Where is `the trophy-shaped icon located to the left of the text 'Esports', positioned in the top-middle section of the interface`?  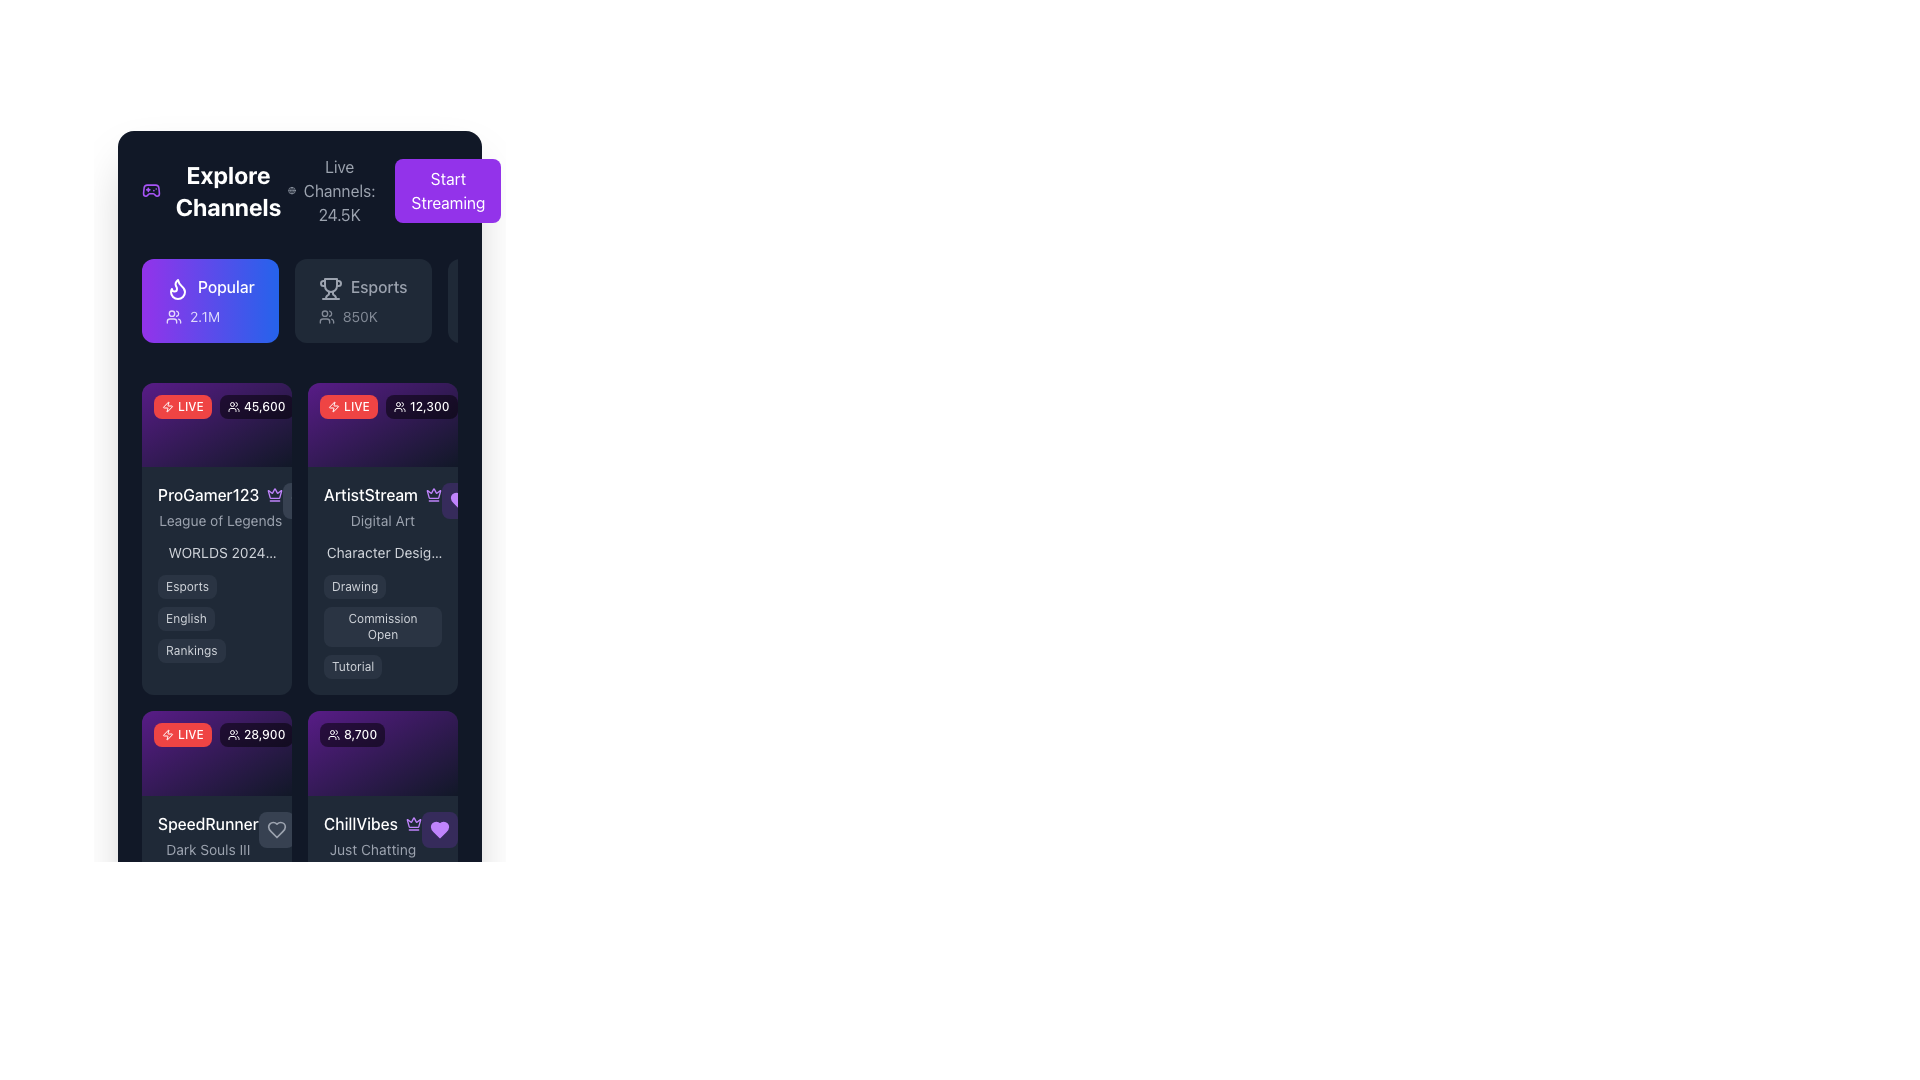 the trophy-shaped icon located to the left of the text 'Esports', positioned in the top-middle section of the interface is located at coordinates (328, 286).